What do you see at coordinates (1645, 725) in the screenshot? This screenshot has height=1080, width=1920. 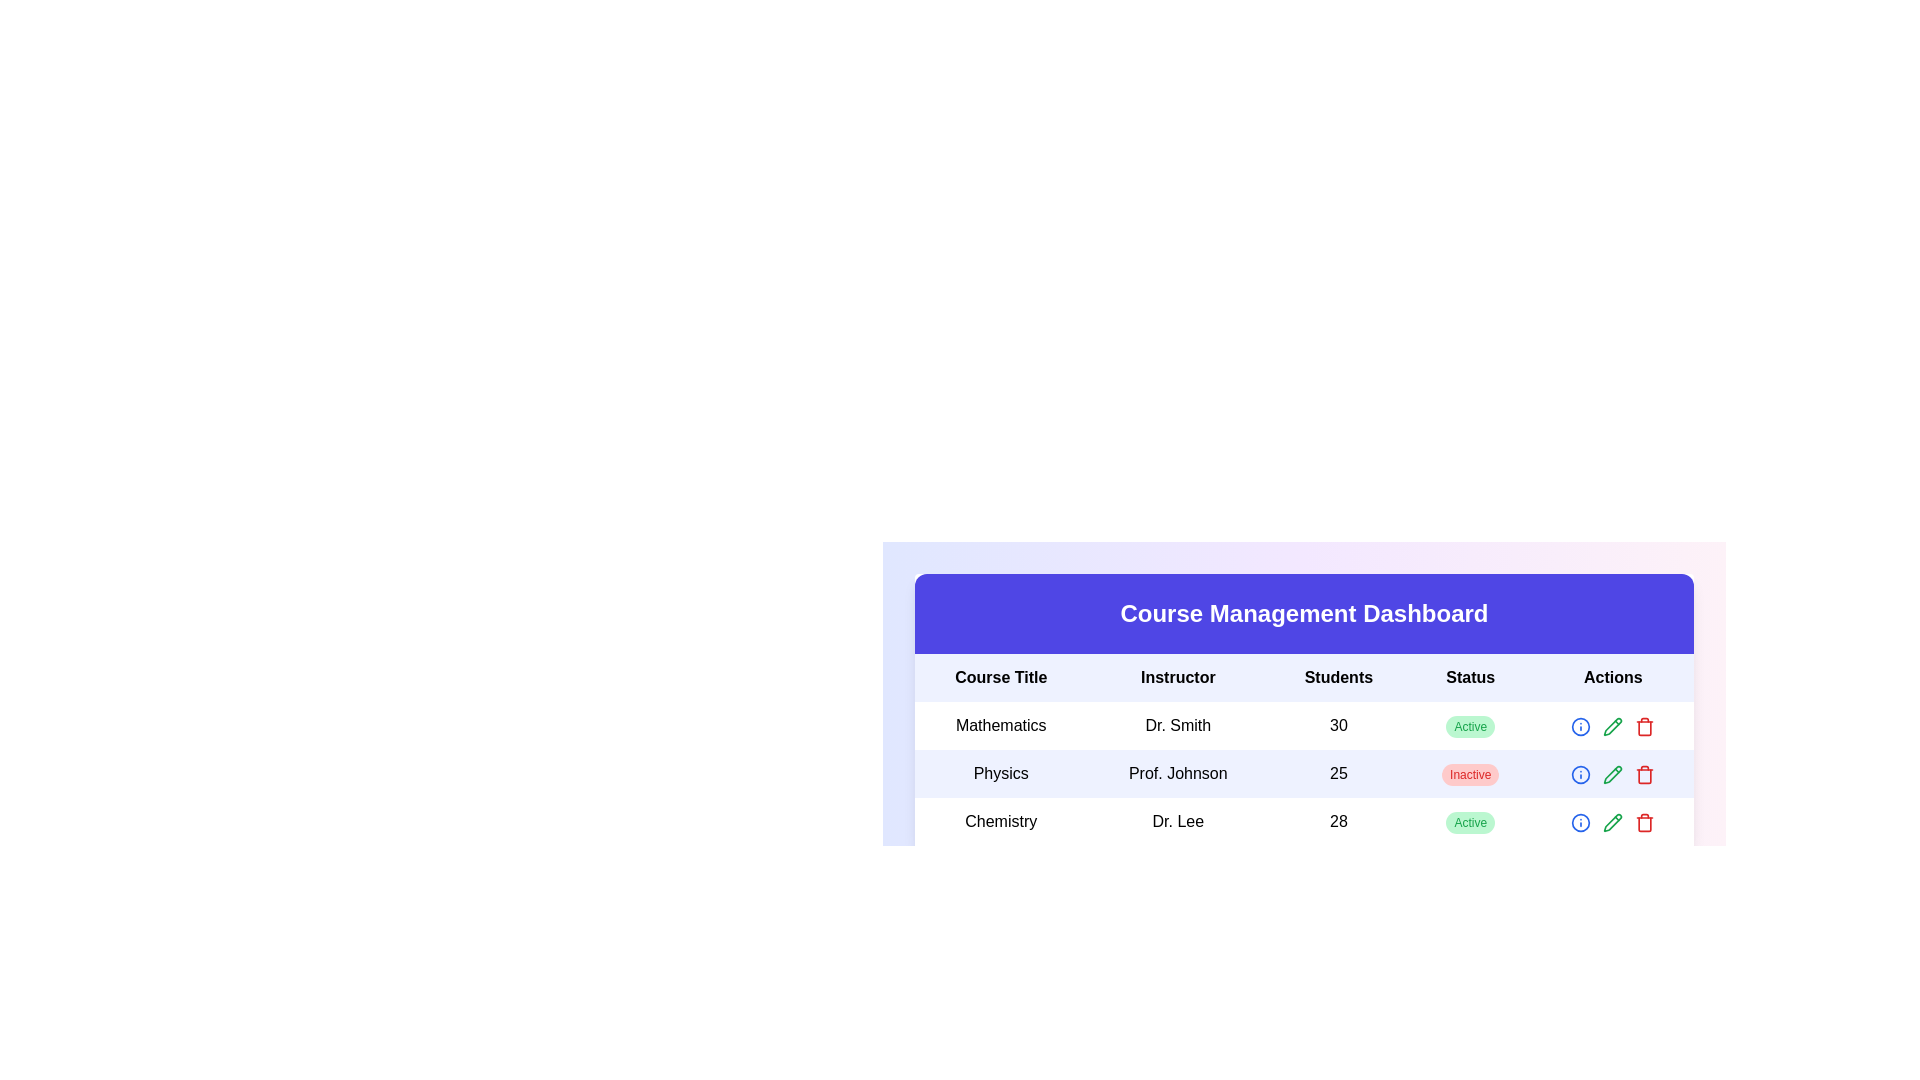 I see `the delete button, which is the third icon in the 'Actions' column` at bounding box center [1645, 725].